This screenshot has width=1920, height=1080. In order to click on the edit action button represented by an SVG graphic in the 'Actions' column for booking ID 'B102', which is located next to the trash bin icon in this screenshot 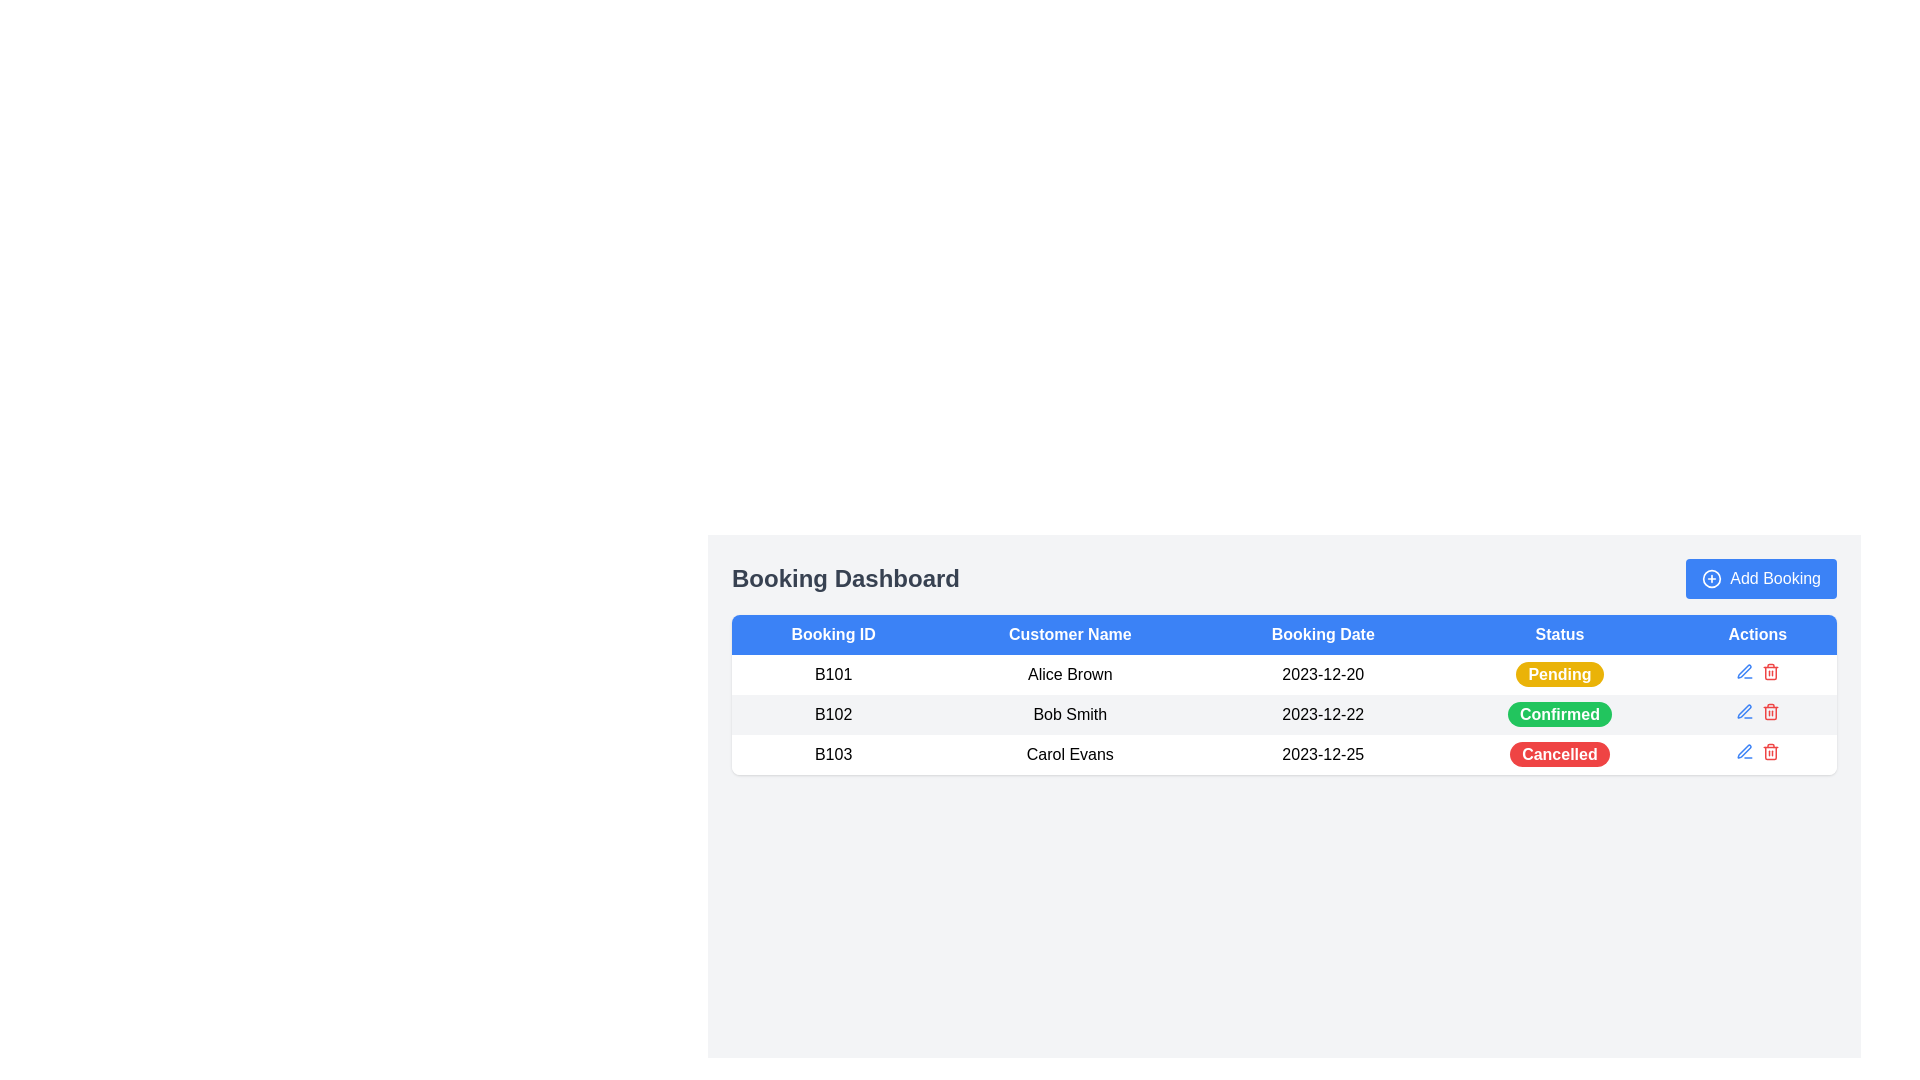, I will do `click(1743, 671)`.